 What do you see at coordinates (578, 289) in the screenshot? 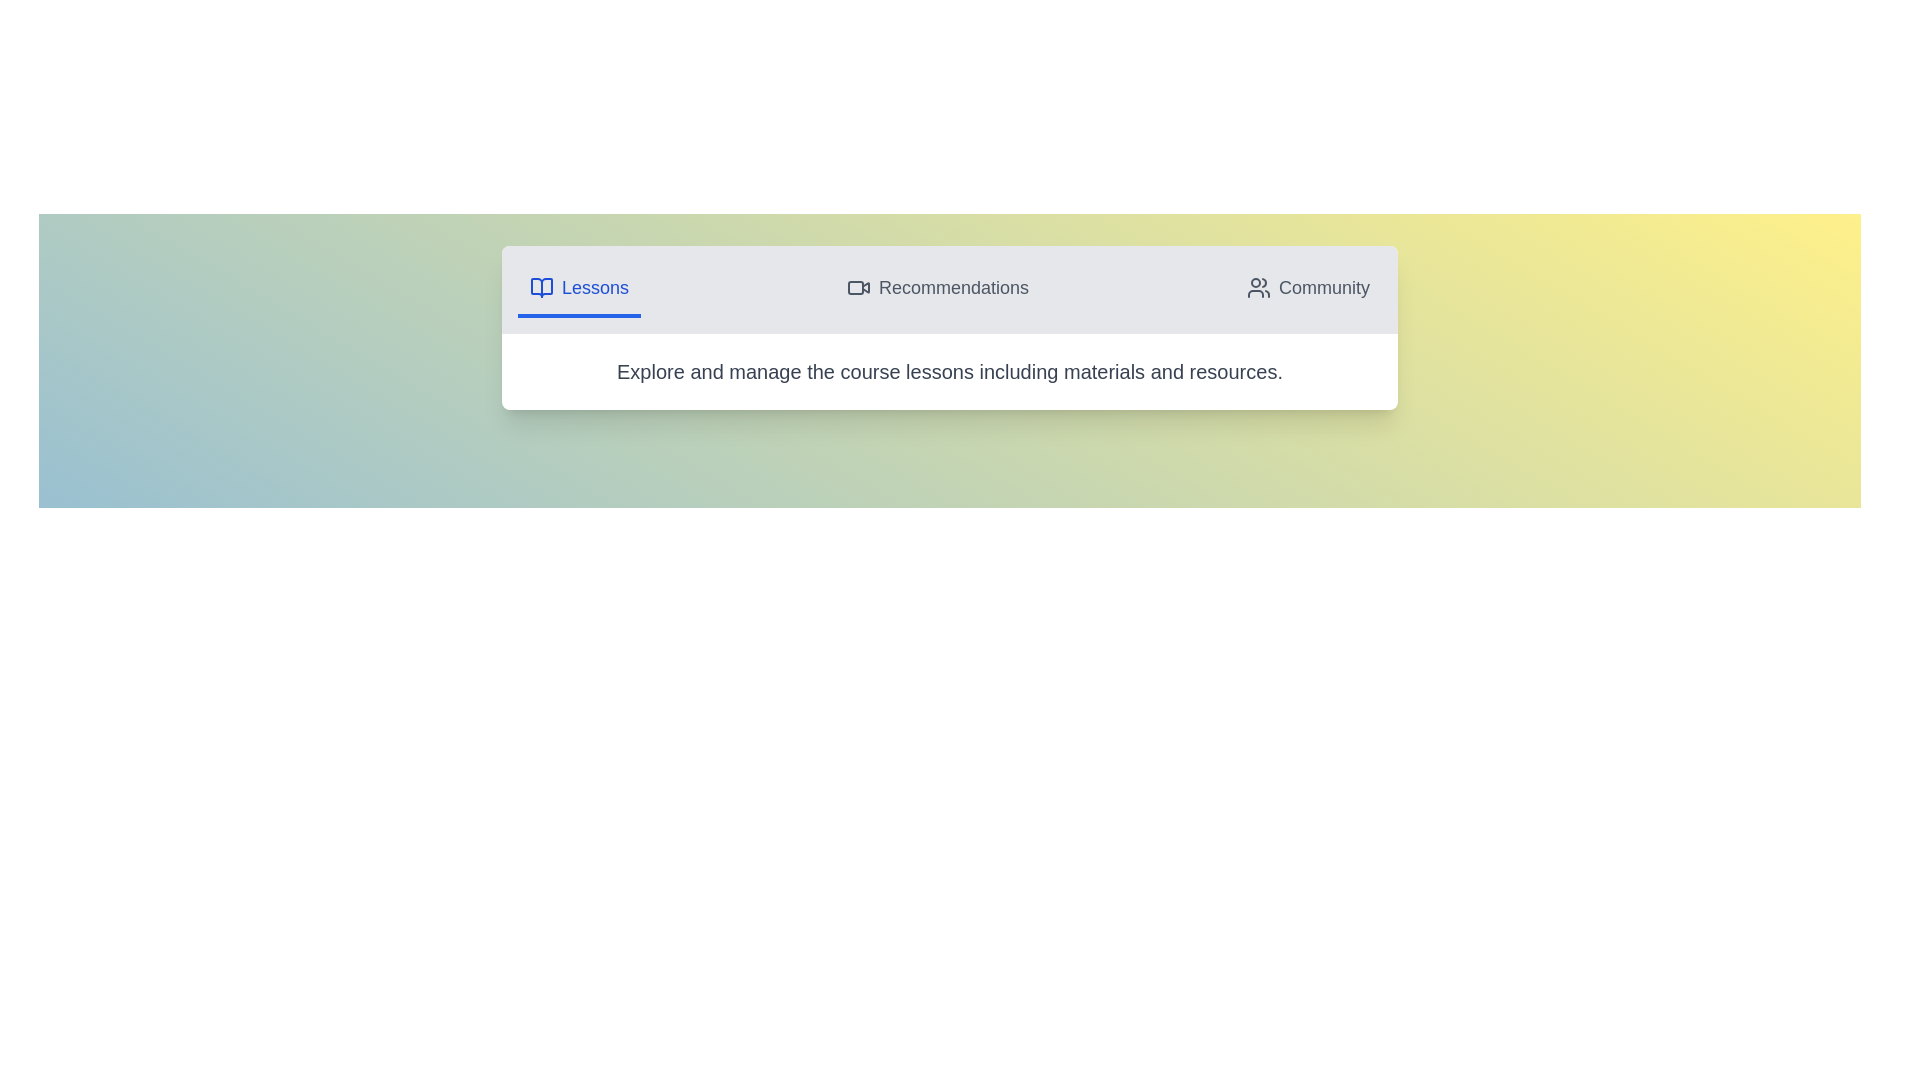
I see `the Lessons tab by clicking on its icon` at bounding box center [578, 289].